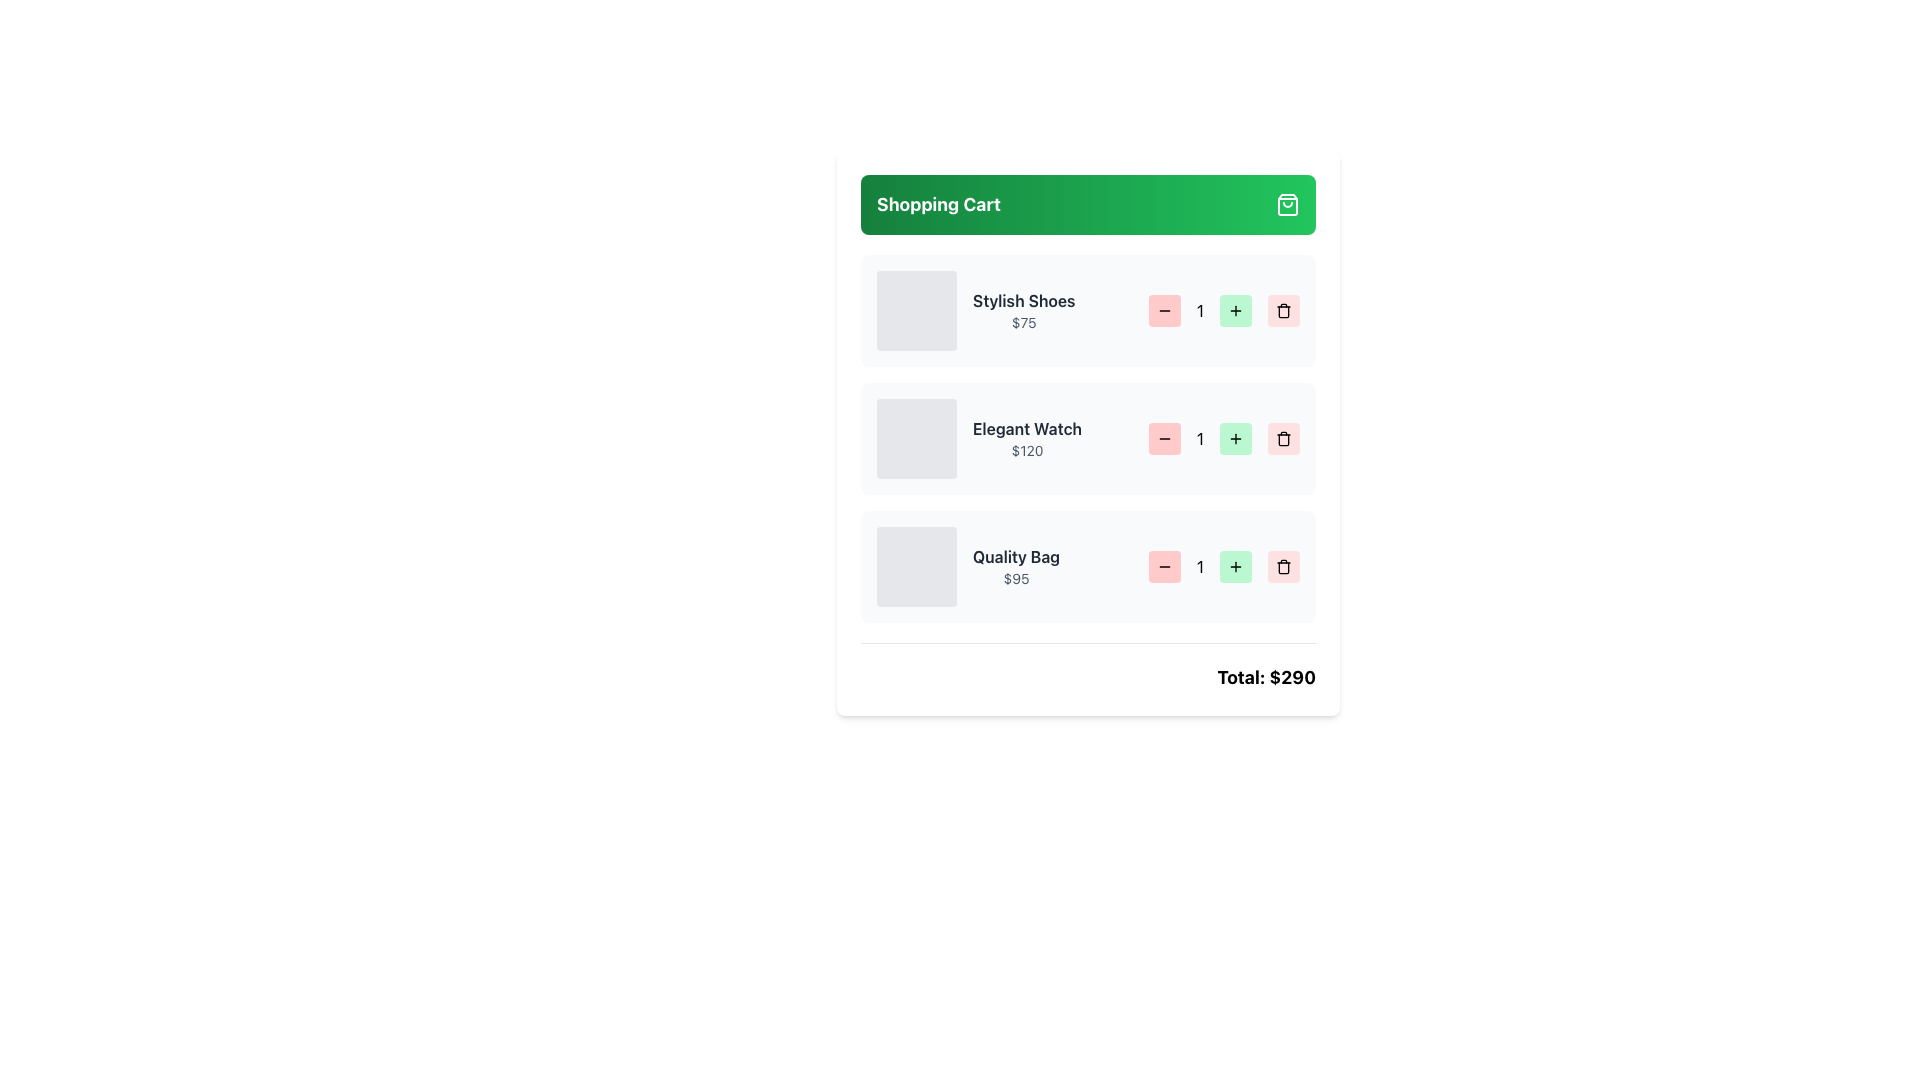 This screenshot has width=1920, height=1080. I want to click on the graphical icon representing a shopping cart or bag located at the extreme right of the header bar in the shopping cart interface, so click(1287, 204).